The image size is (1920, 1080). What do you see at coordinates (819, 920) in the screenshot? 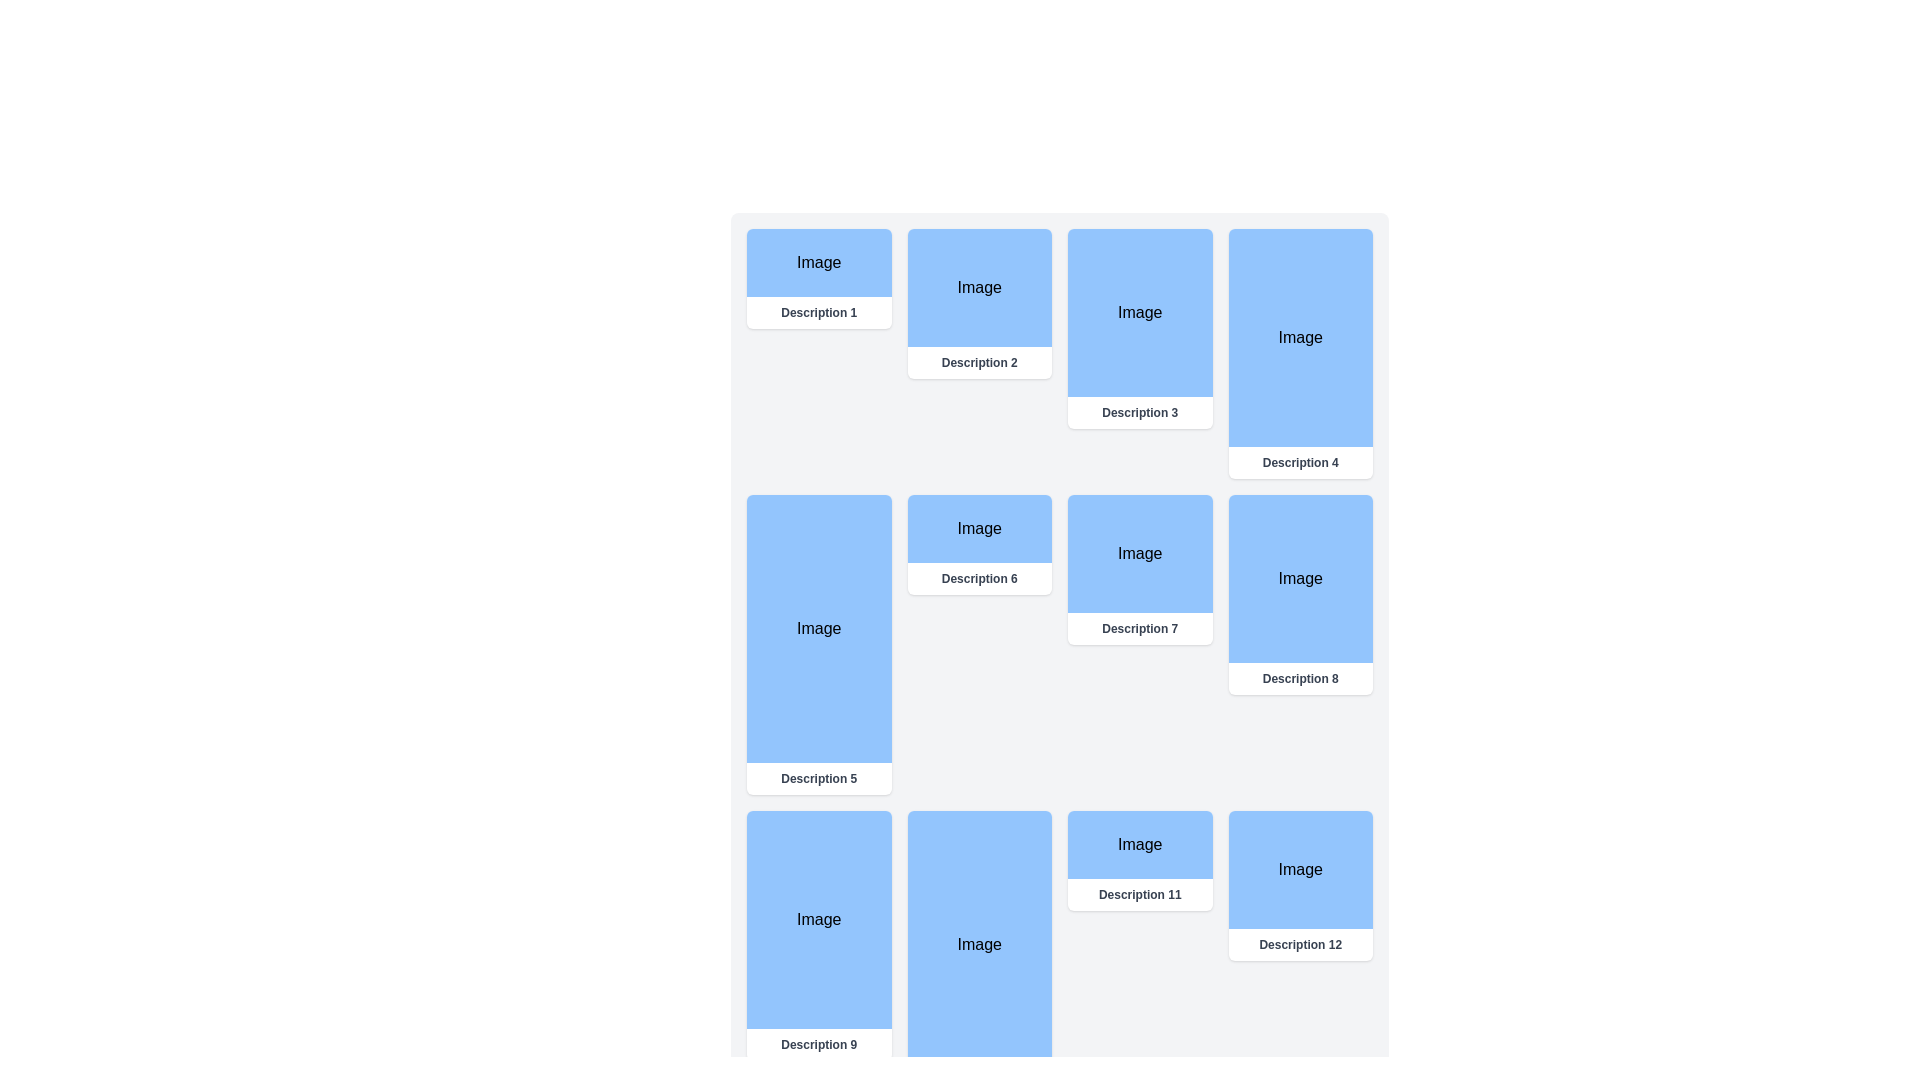
I see `the static display area or image placeholder located in the upper section of the card, directly above the text labeled 'Description 9'` at bounding box center [819, 920].